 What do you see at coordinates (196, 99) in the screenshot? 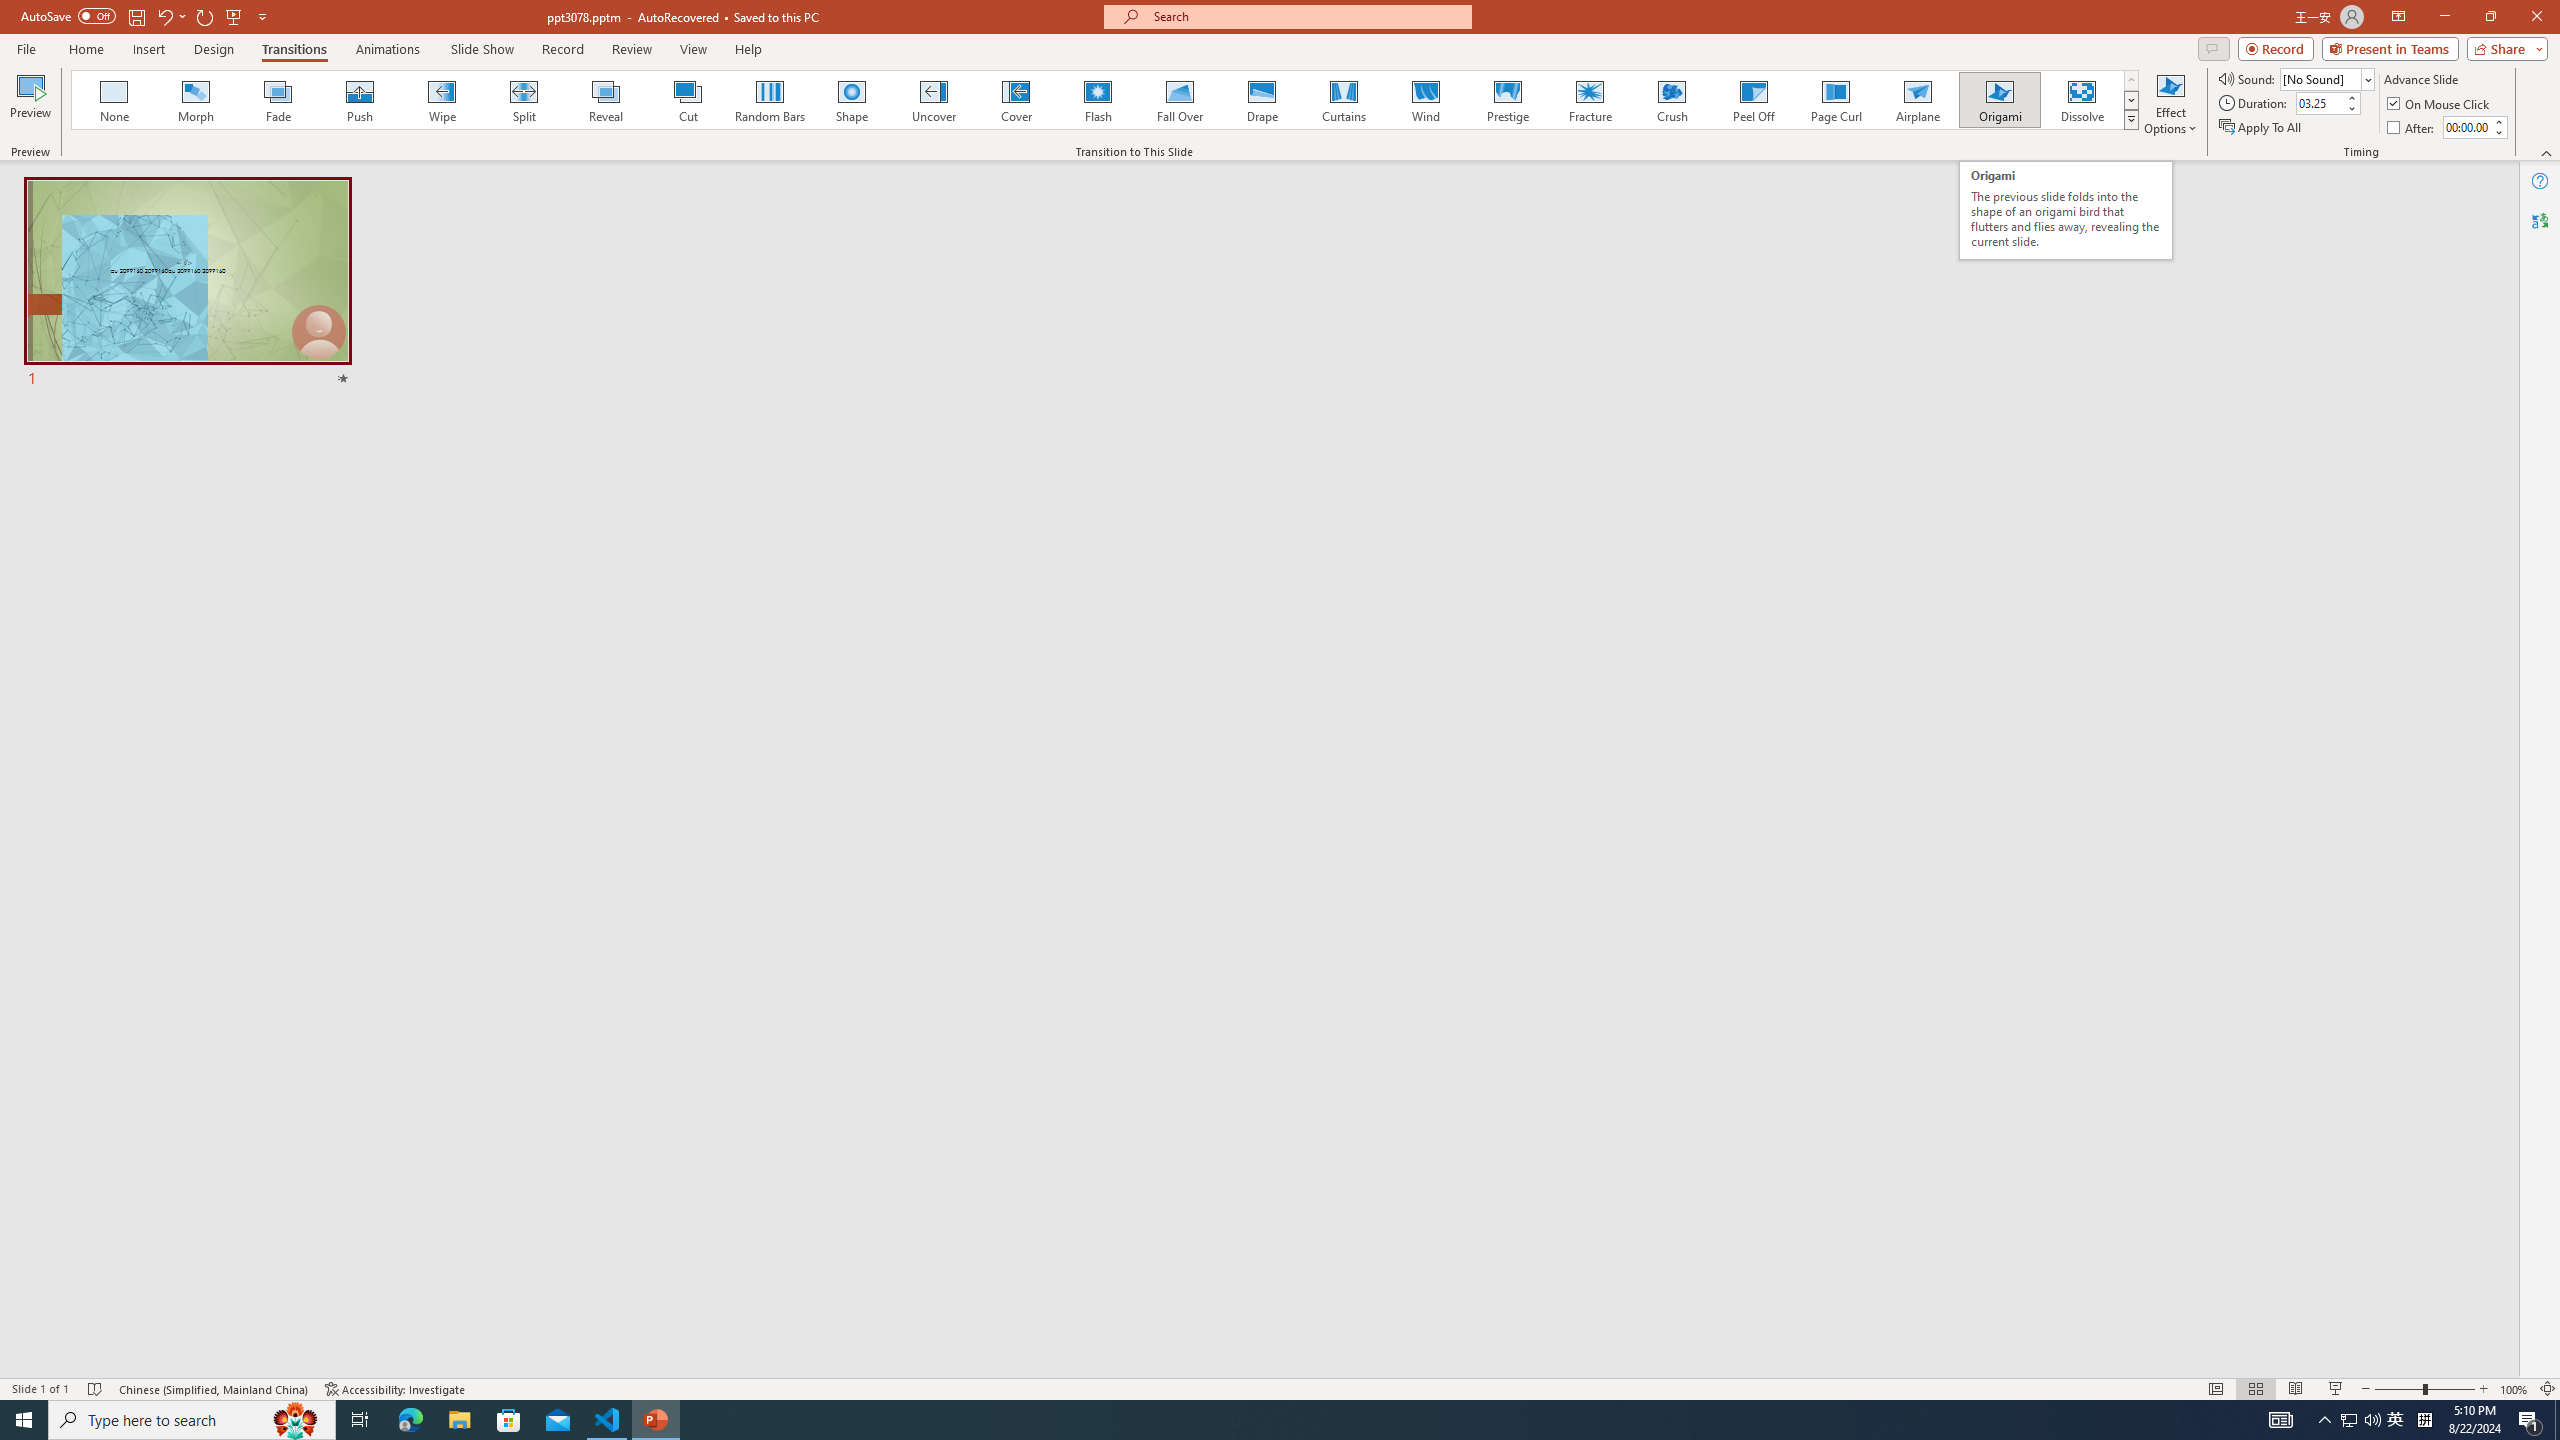
I see `'Morph'` at bounding box center [196, 99].